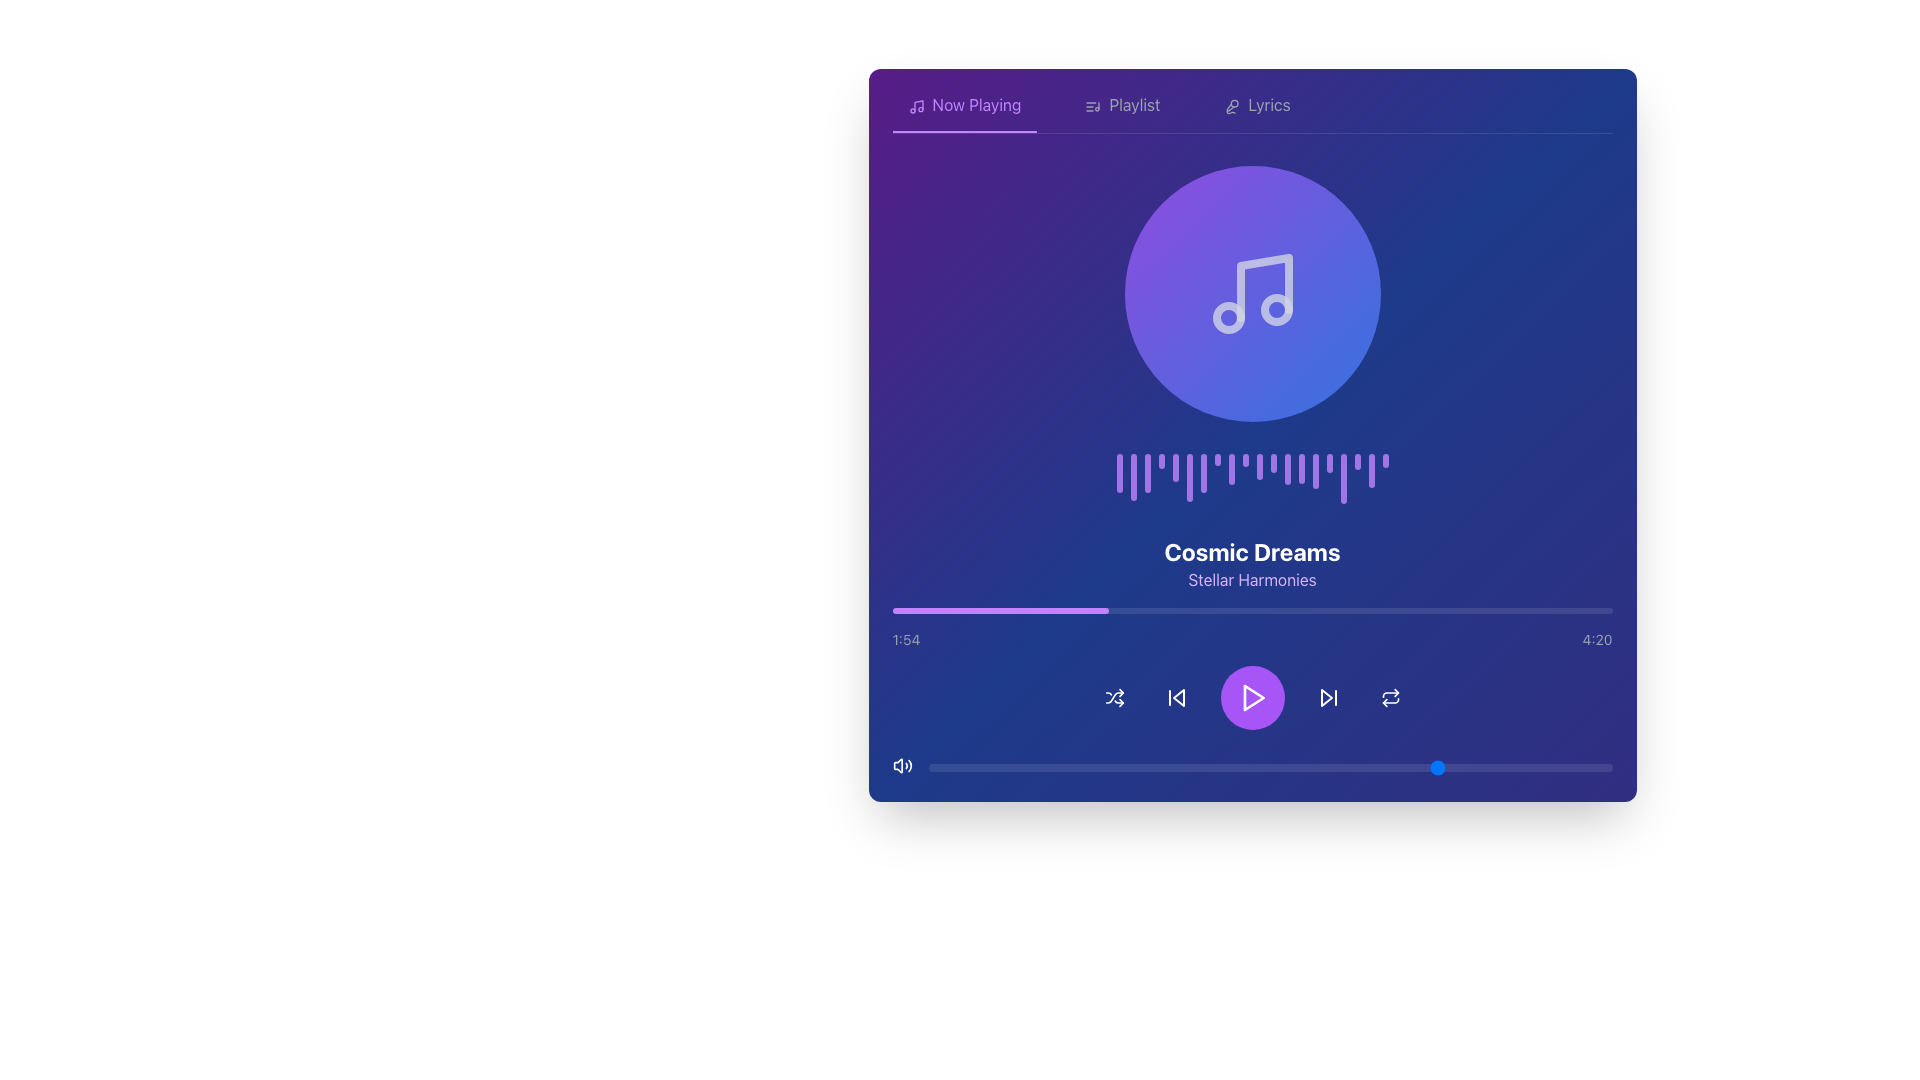 This screenshot has height=1080, width=1920. I want to click on playback progress, so click(893, 609).